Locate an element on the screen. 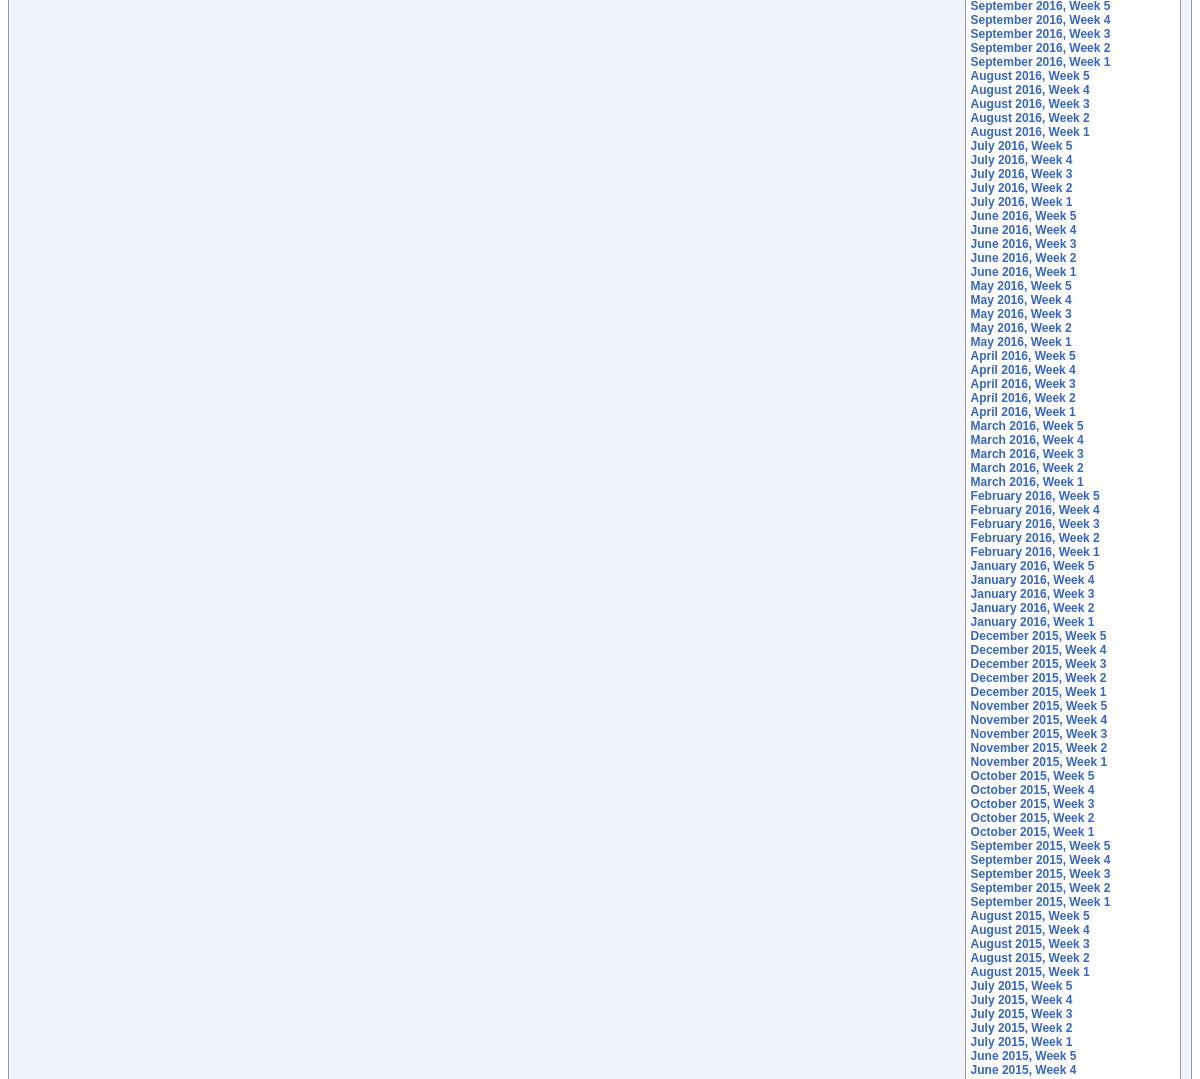  'July 2016, Week 5' is located at coordinates (1020, 144).